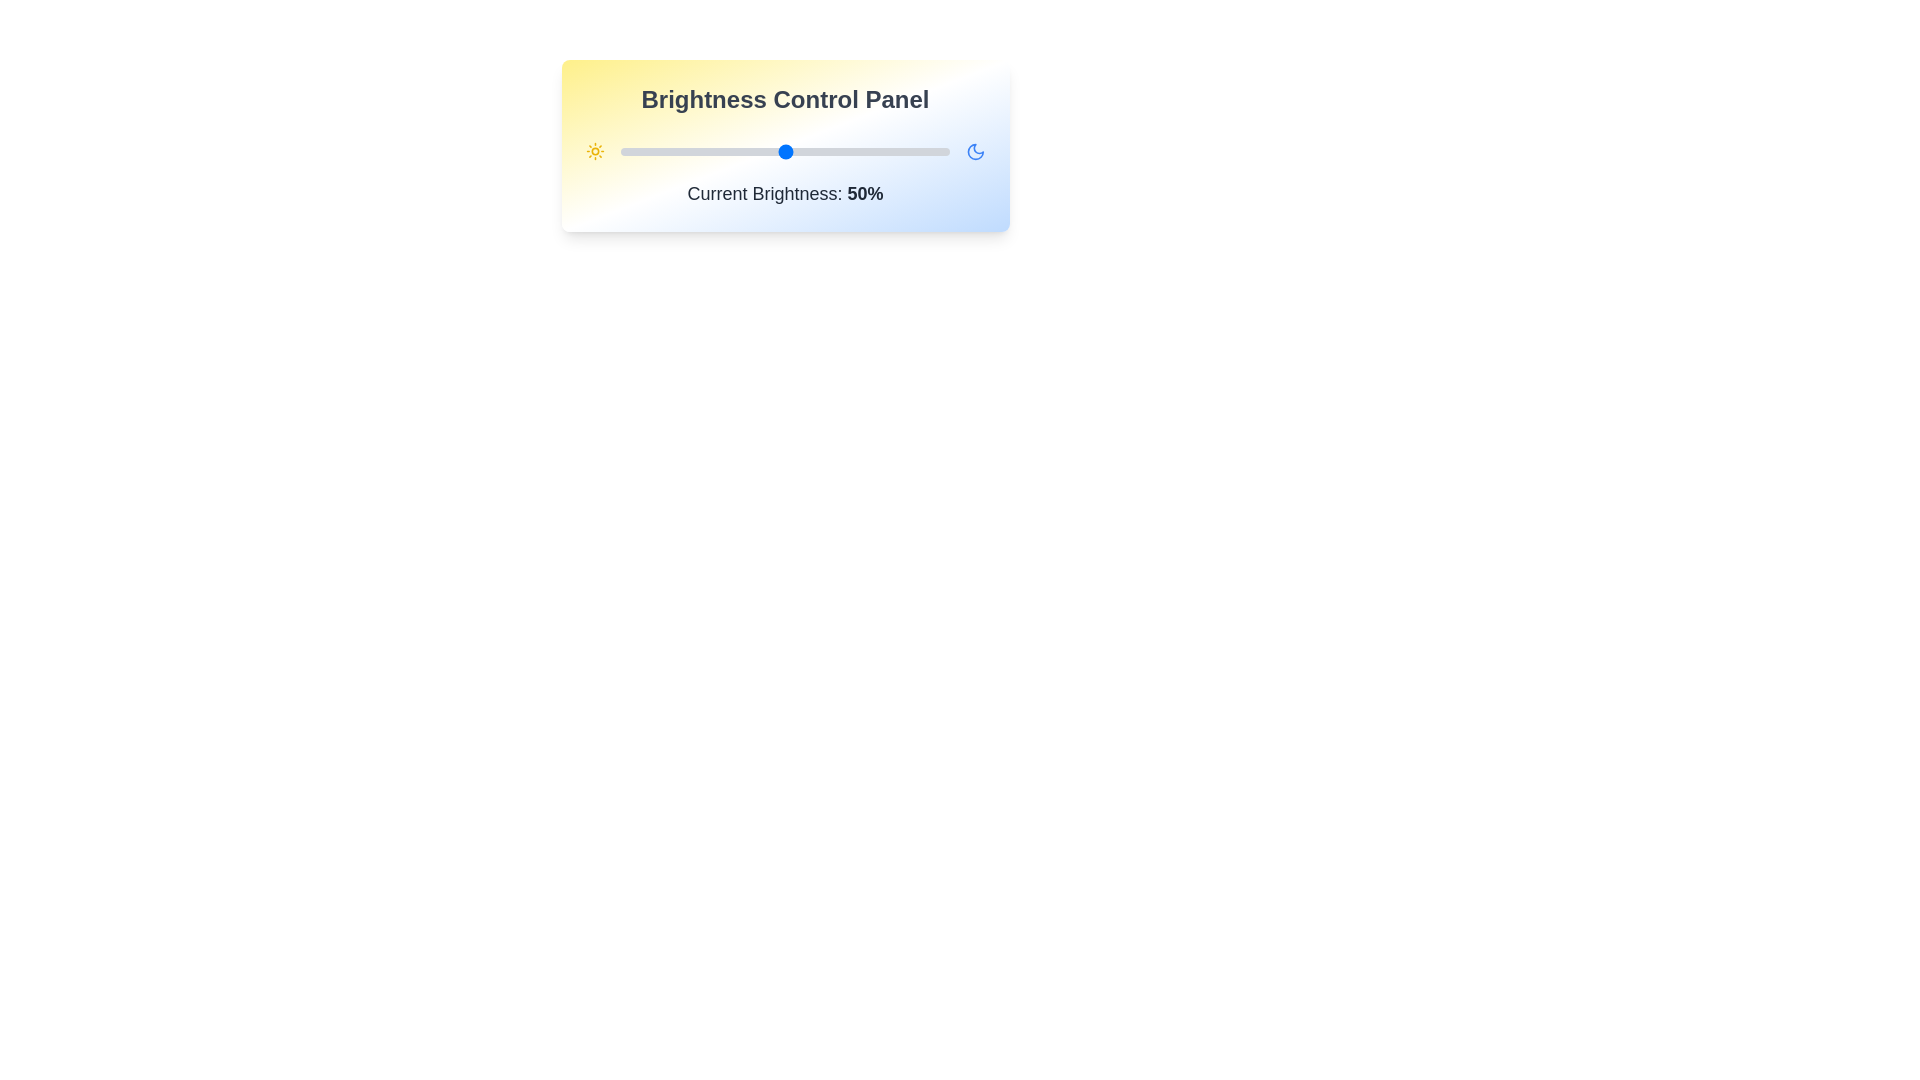  What do you see at coordinates (713, 150) in the screenshot?
I see `the brightness` at bounding box center [713, 150].